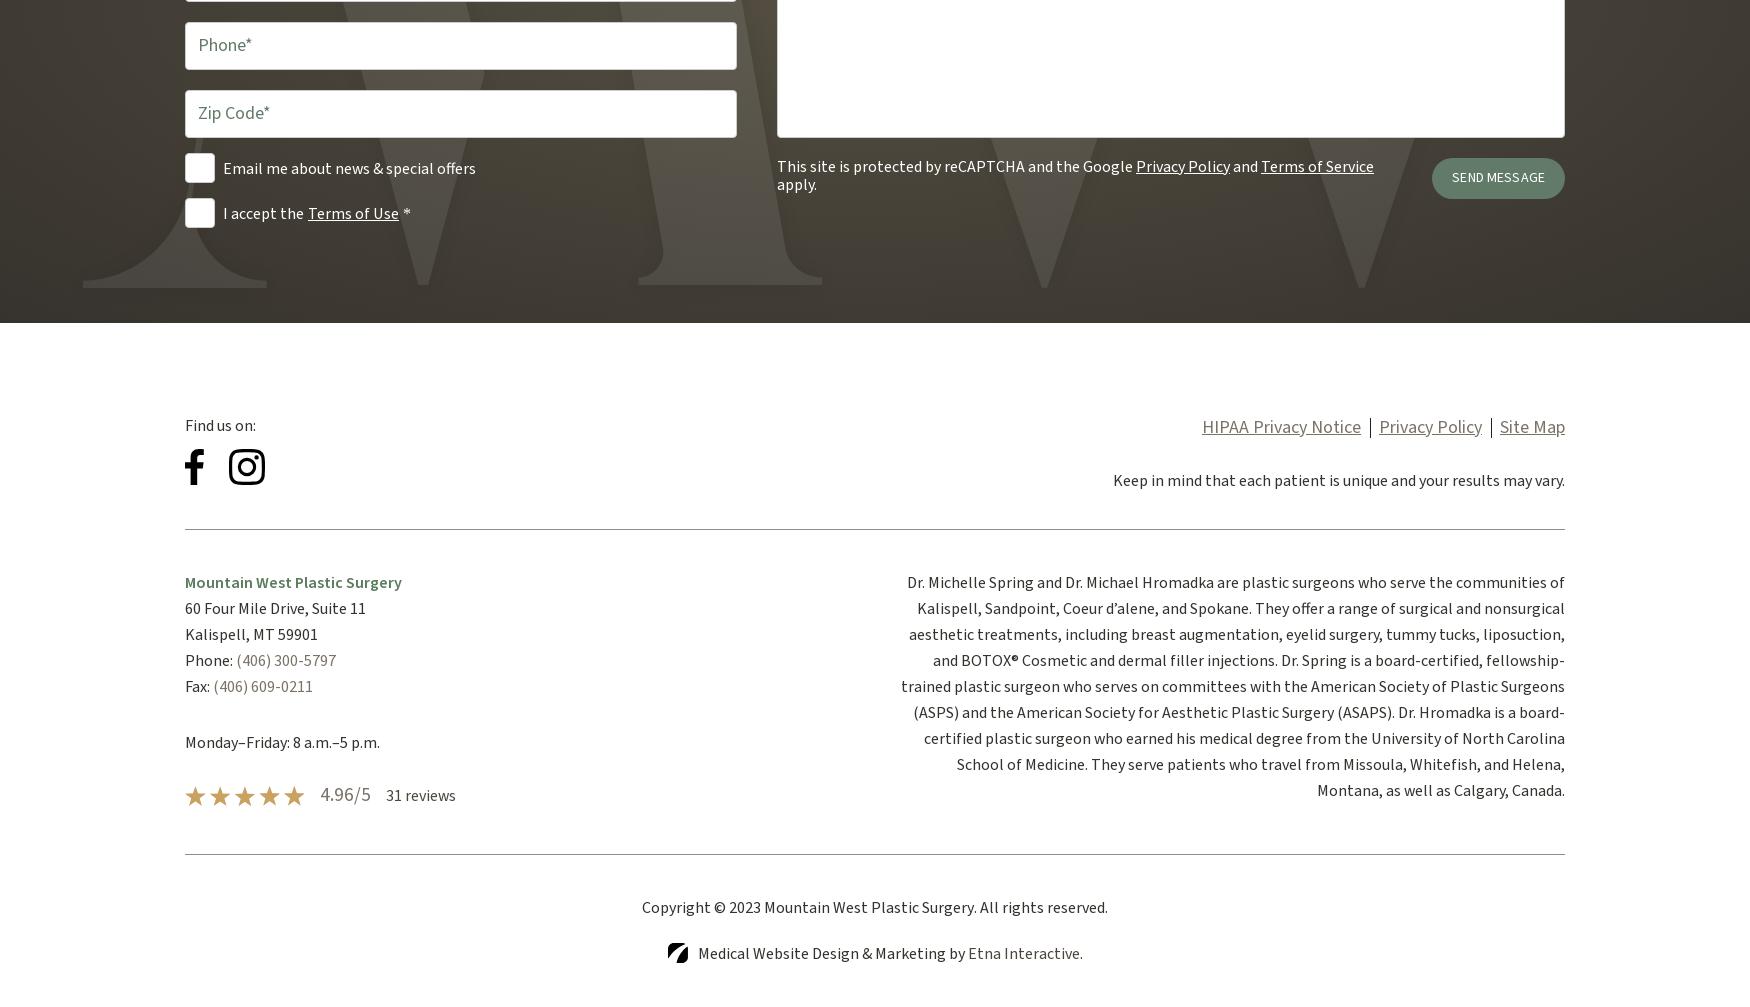  What do you see at coordinates (1317, 165) in the screenshot?
I see `'Terms of Service'` at bounding box center [1317, 165].